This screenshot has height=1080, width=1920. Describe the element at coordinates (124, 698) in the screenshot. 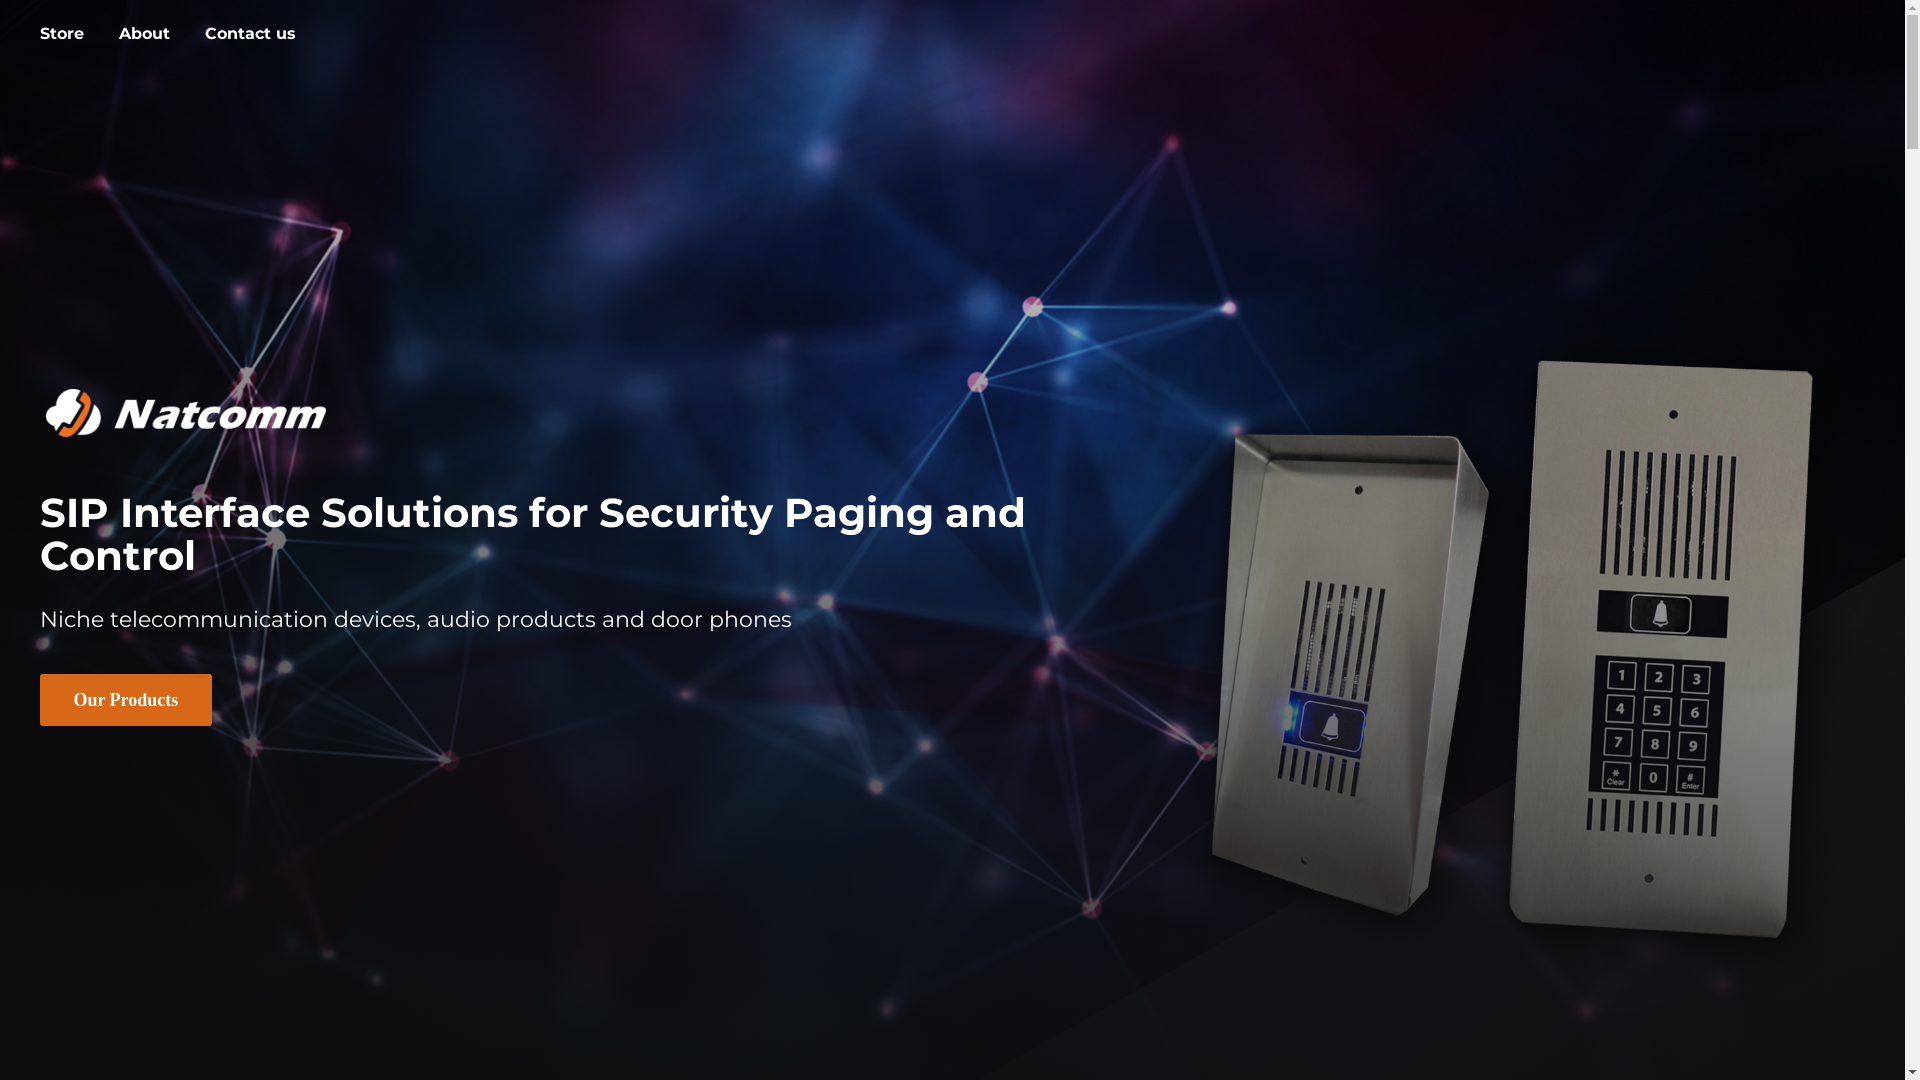

I see `'Our Products'` at that location.